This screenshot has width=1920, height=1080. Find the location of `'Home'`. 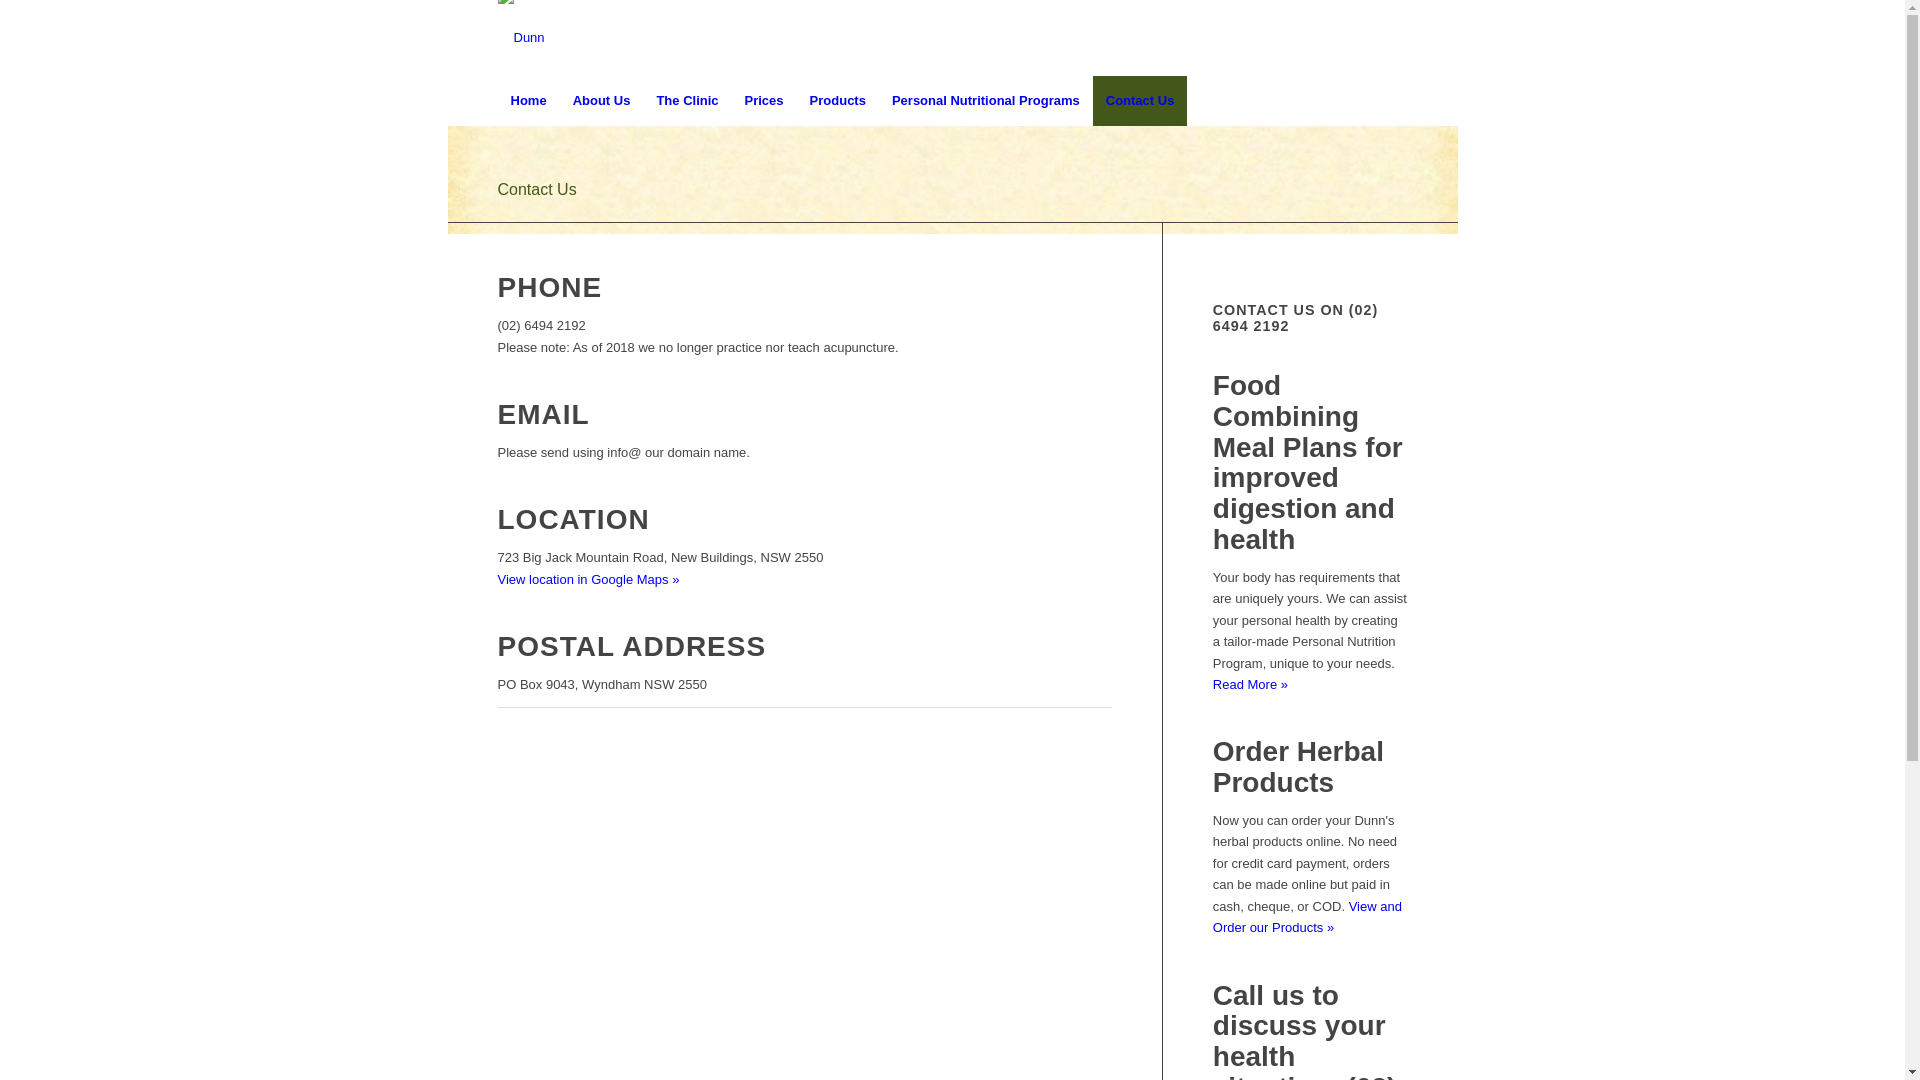

'Home' is located at coordinates (528, 100).